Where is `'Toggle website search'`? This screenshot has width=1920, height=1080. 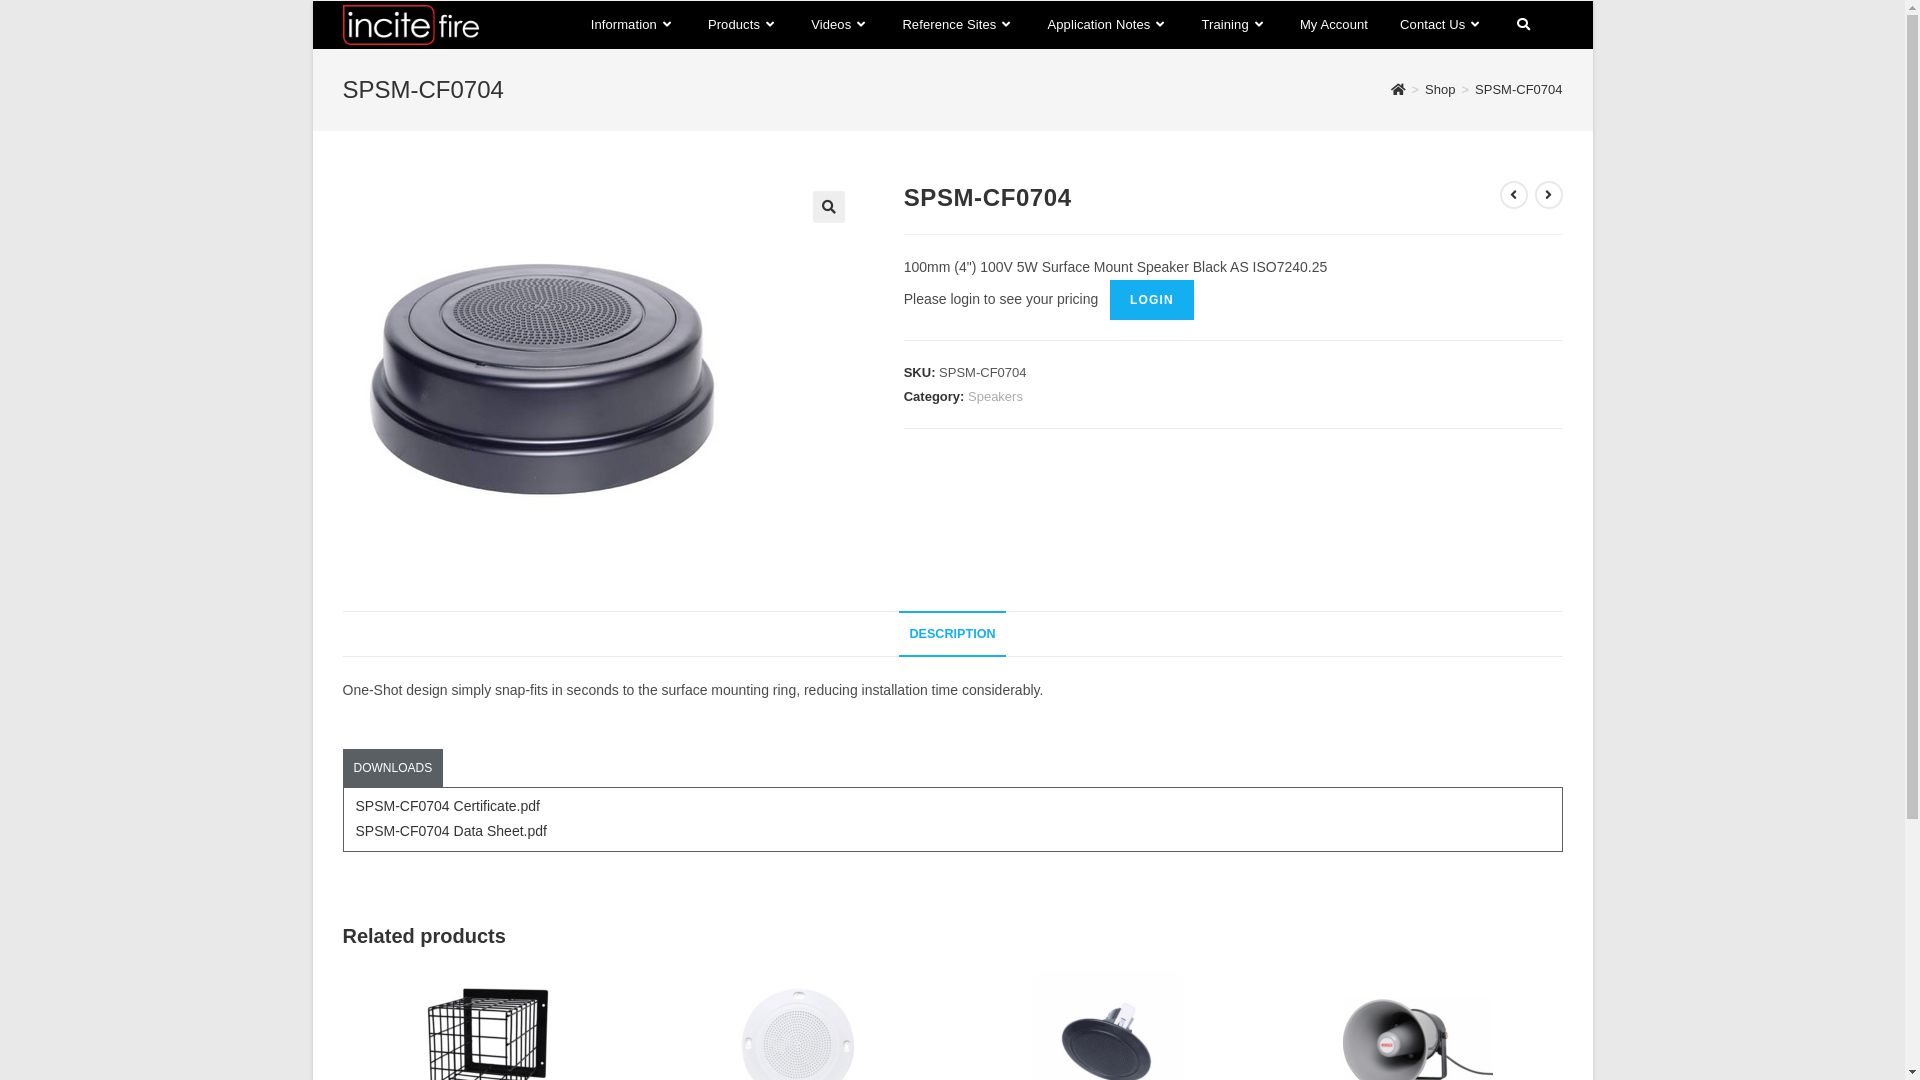 'Toggle website search' is located at coordinates (1521, 24).